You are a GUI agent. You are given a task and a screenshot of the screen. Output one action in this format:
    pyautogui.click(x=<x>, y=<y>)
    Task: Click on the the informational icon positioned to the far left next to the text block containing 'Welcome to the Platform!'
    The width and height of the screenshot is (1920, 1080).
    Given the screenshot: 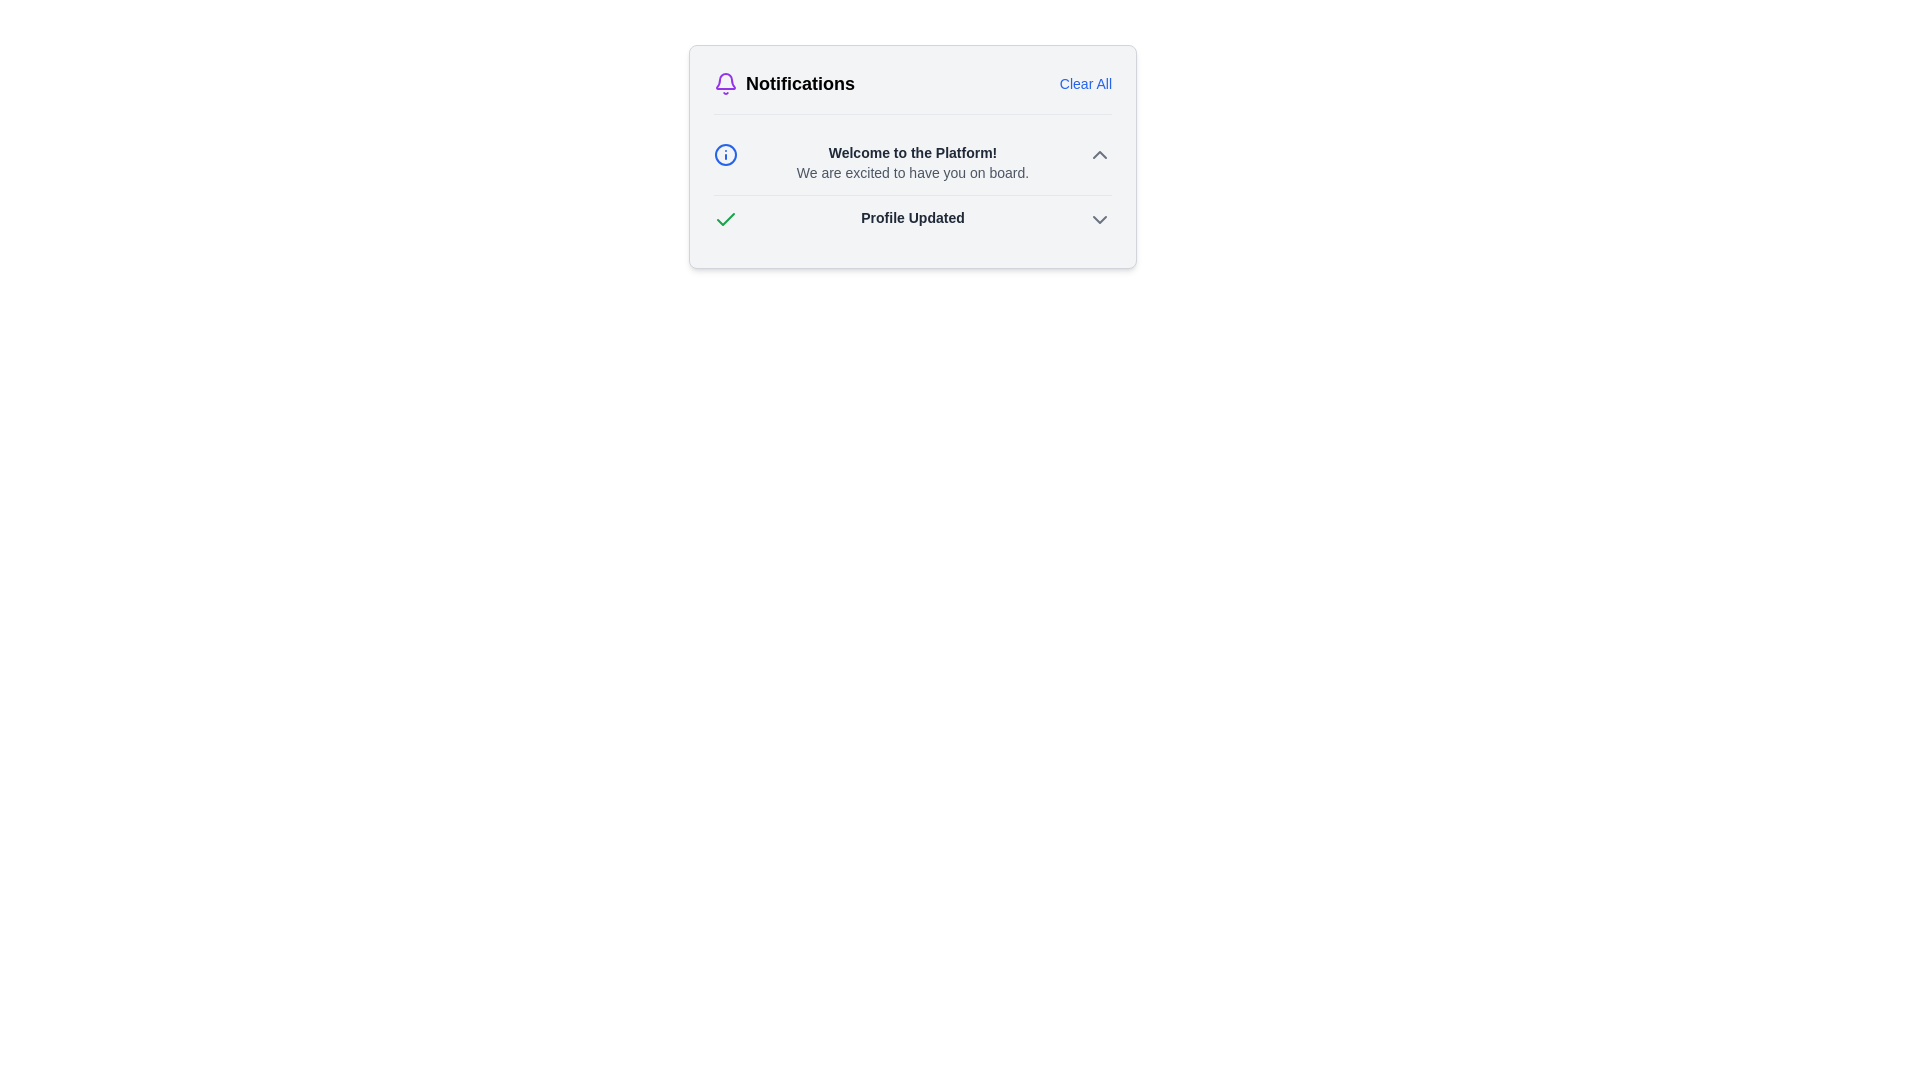 What is the action you would take?
    pyautogui.click(x=724, y=153)
    